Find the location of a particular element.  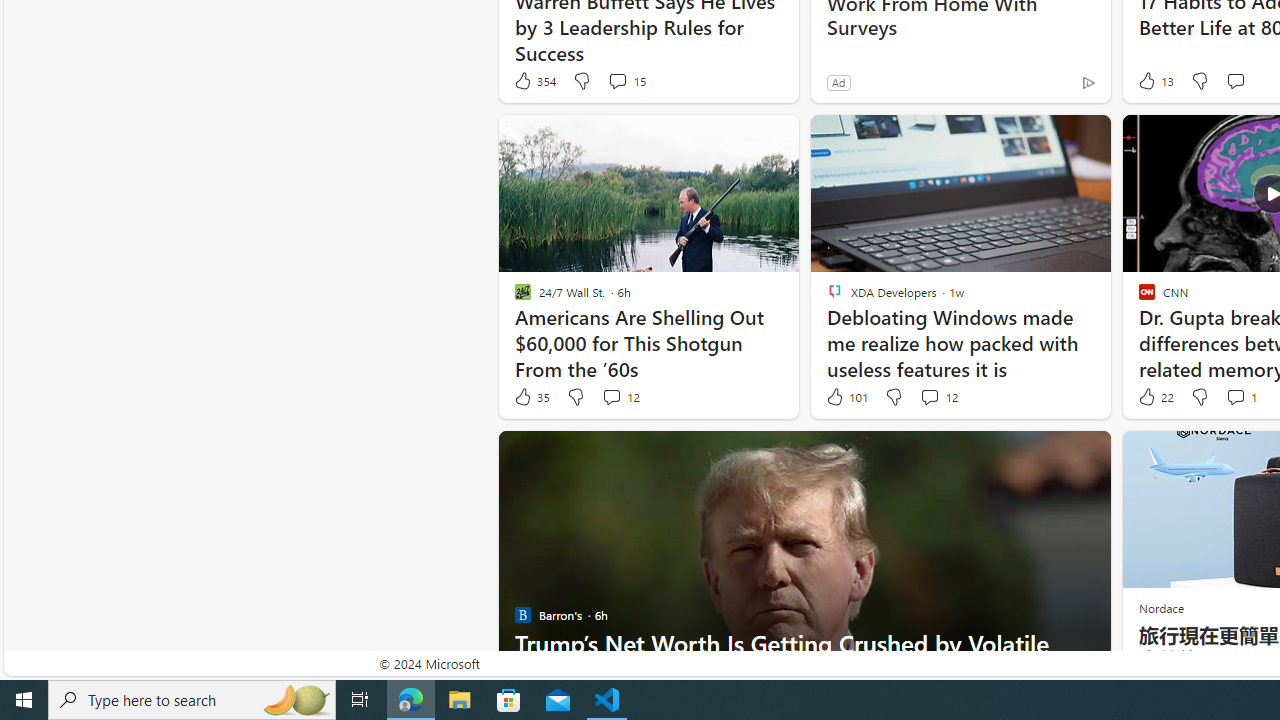

'Hide this story' is located at coordinates (1049, 455).